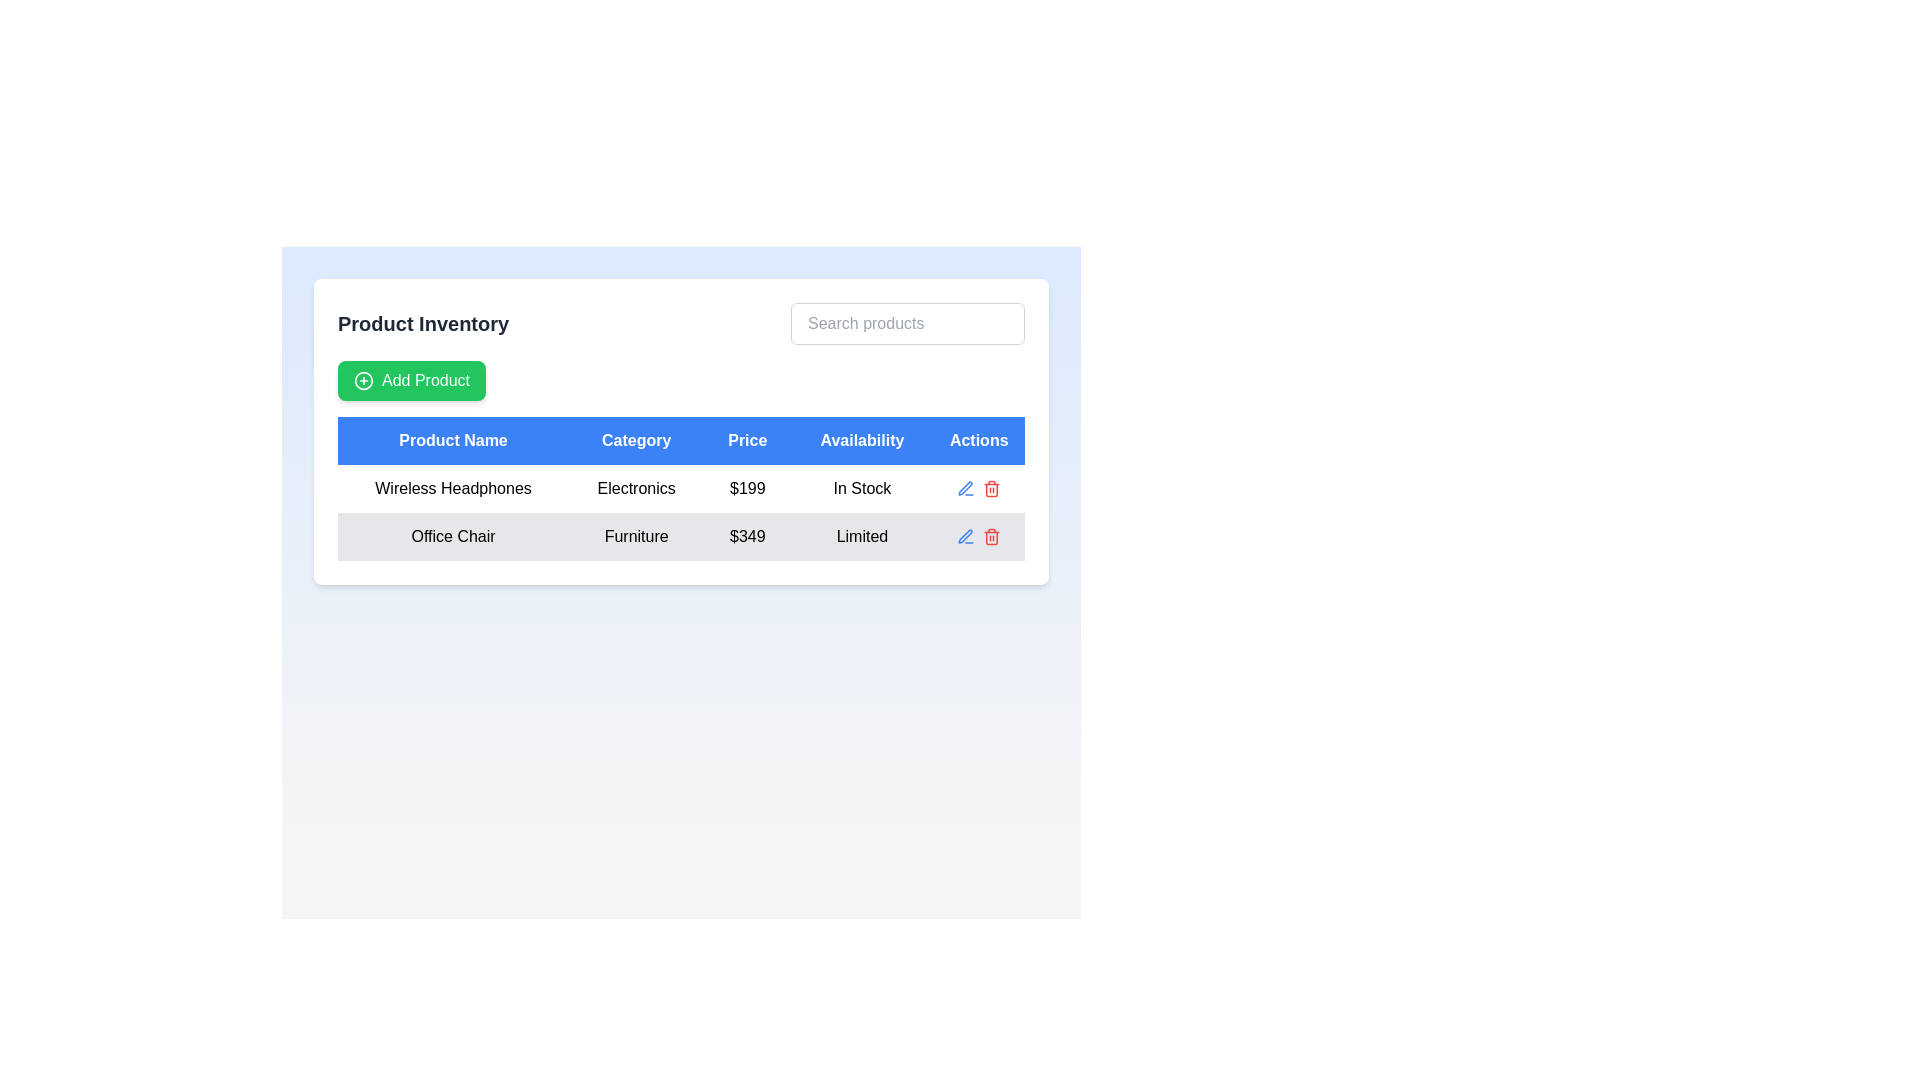  Describe the element at coordinates (635, 439) in the screenshot. I see `the 'Category' text header element, which is the second header in a blue header row of a table, positioned between 'Product Name' and 'Price'` at that location.